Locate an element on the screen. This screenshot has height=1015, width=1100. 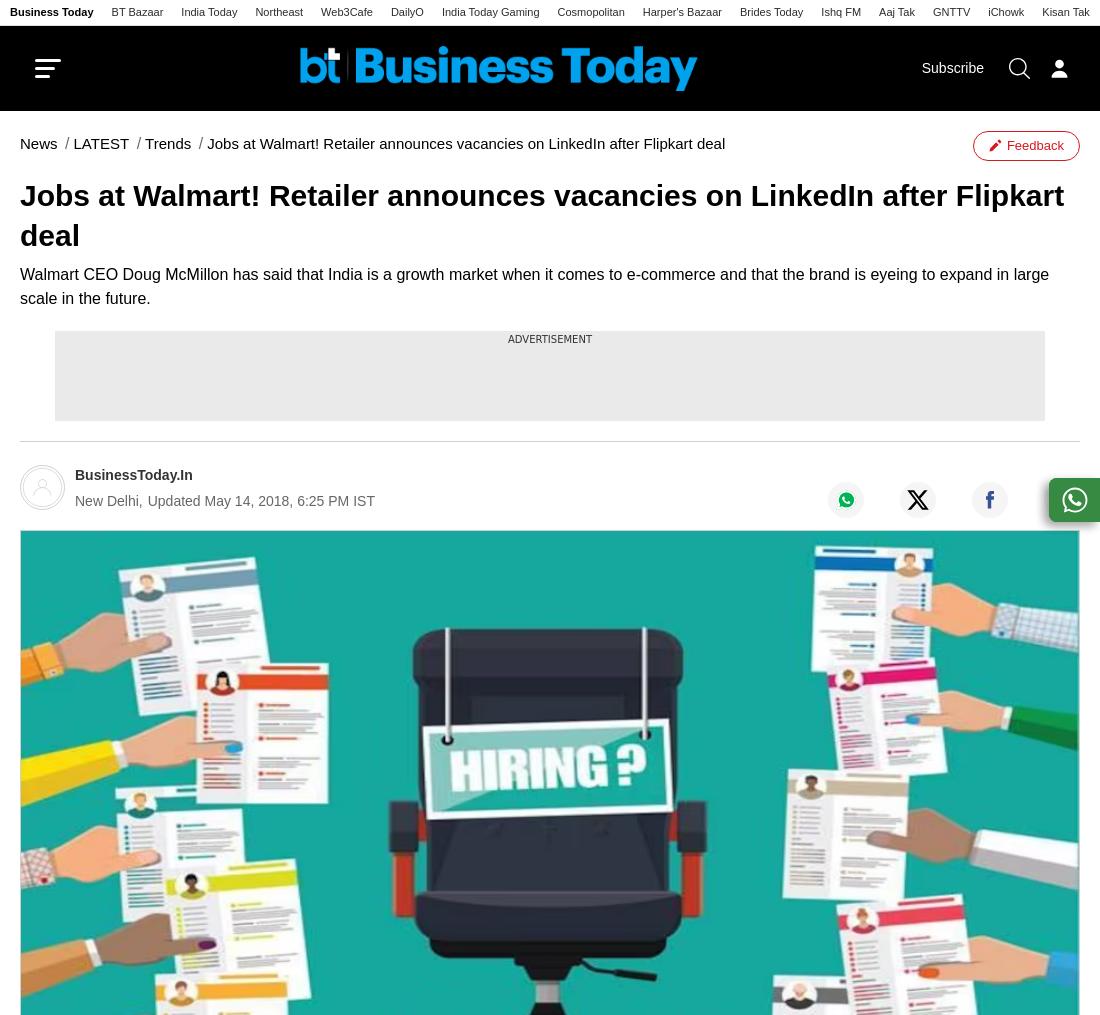
'UPSTART' is located at coordinates (825, 136).